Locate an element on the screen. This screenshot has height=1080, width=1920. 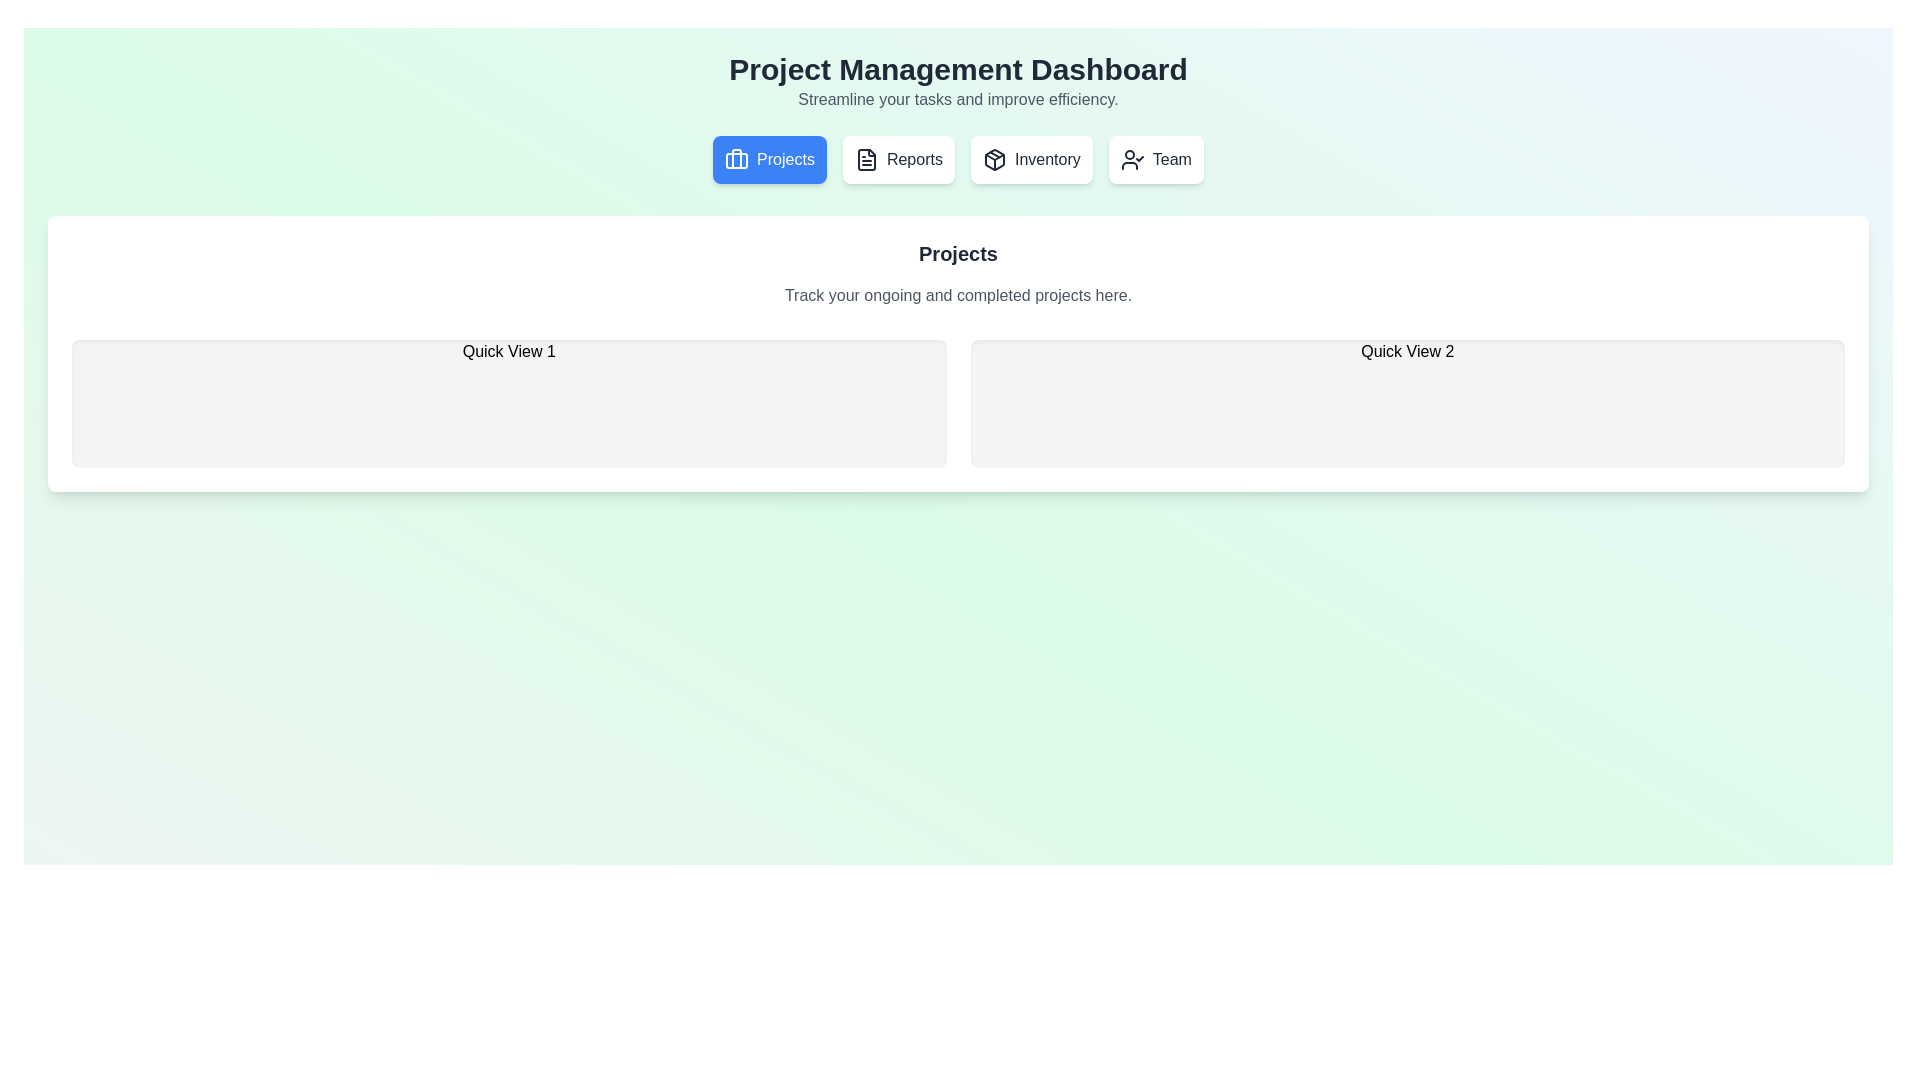
the 'Inventory' button in the navigation bar located below the 'Project Management Dashboard' is located at coordinates (1031, 158).